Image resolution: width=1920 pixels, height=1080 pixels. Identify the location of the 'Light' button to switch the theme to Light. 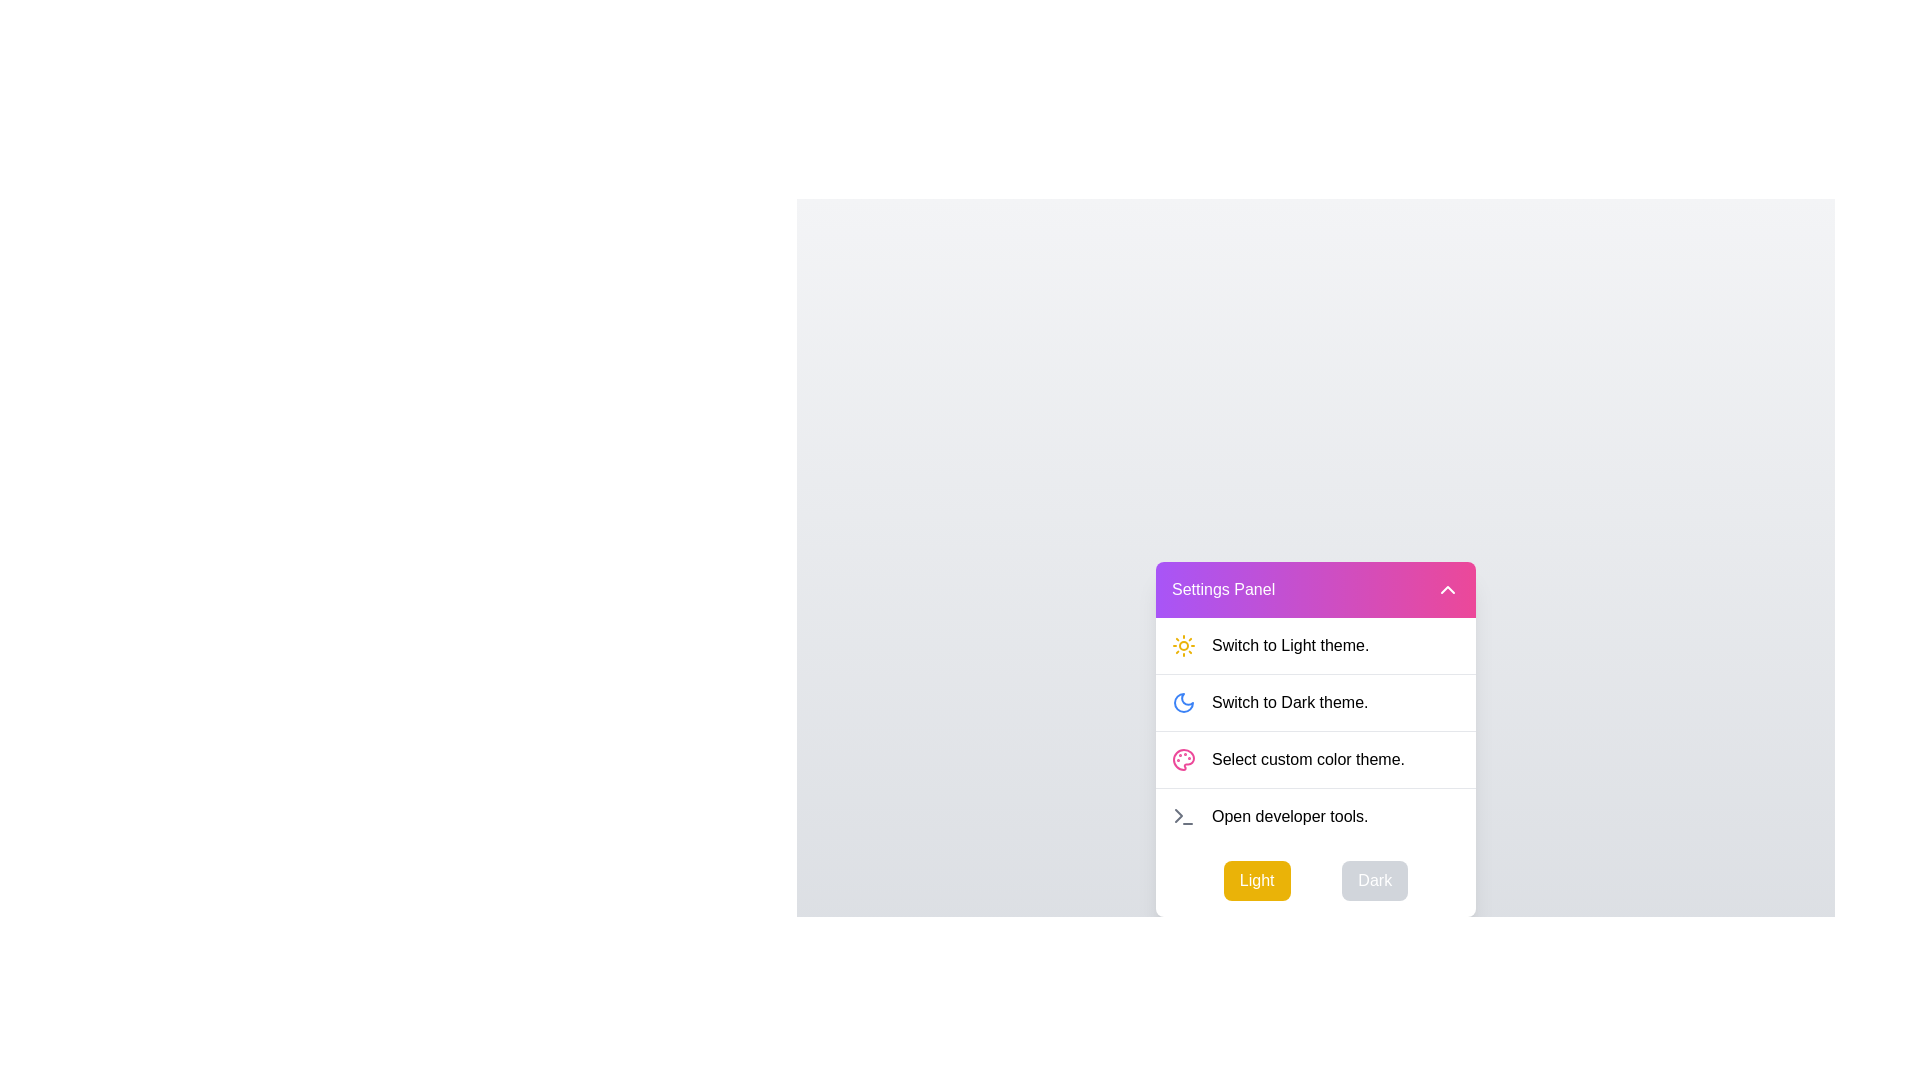
(1256, 878).